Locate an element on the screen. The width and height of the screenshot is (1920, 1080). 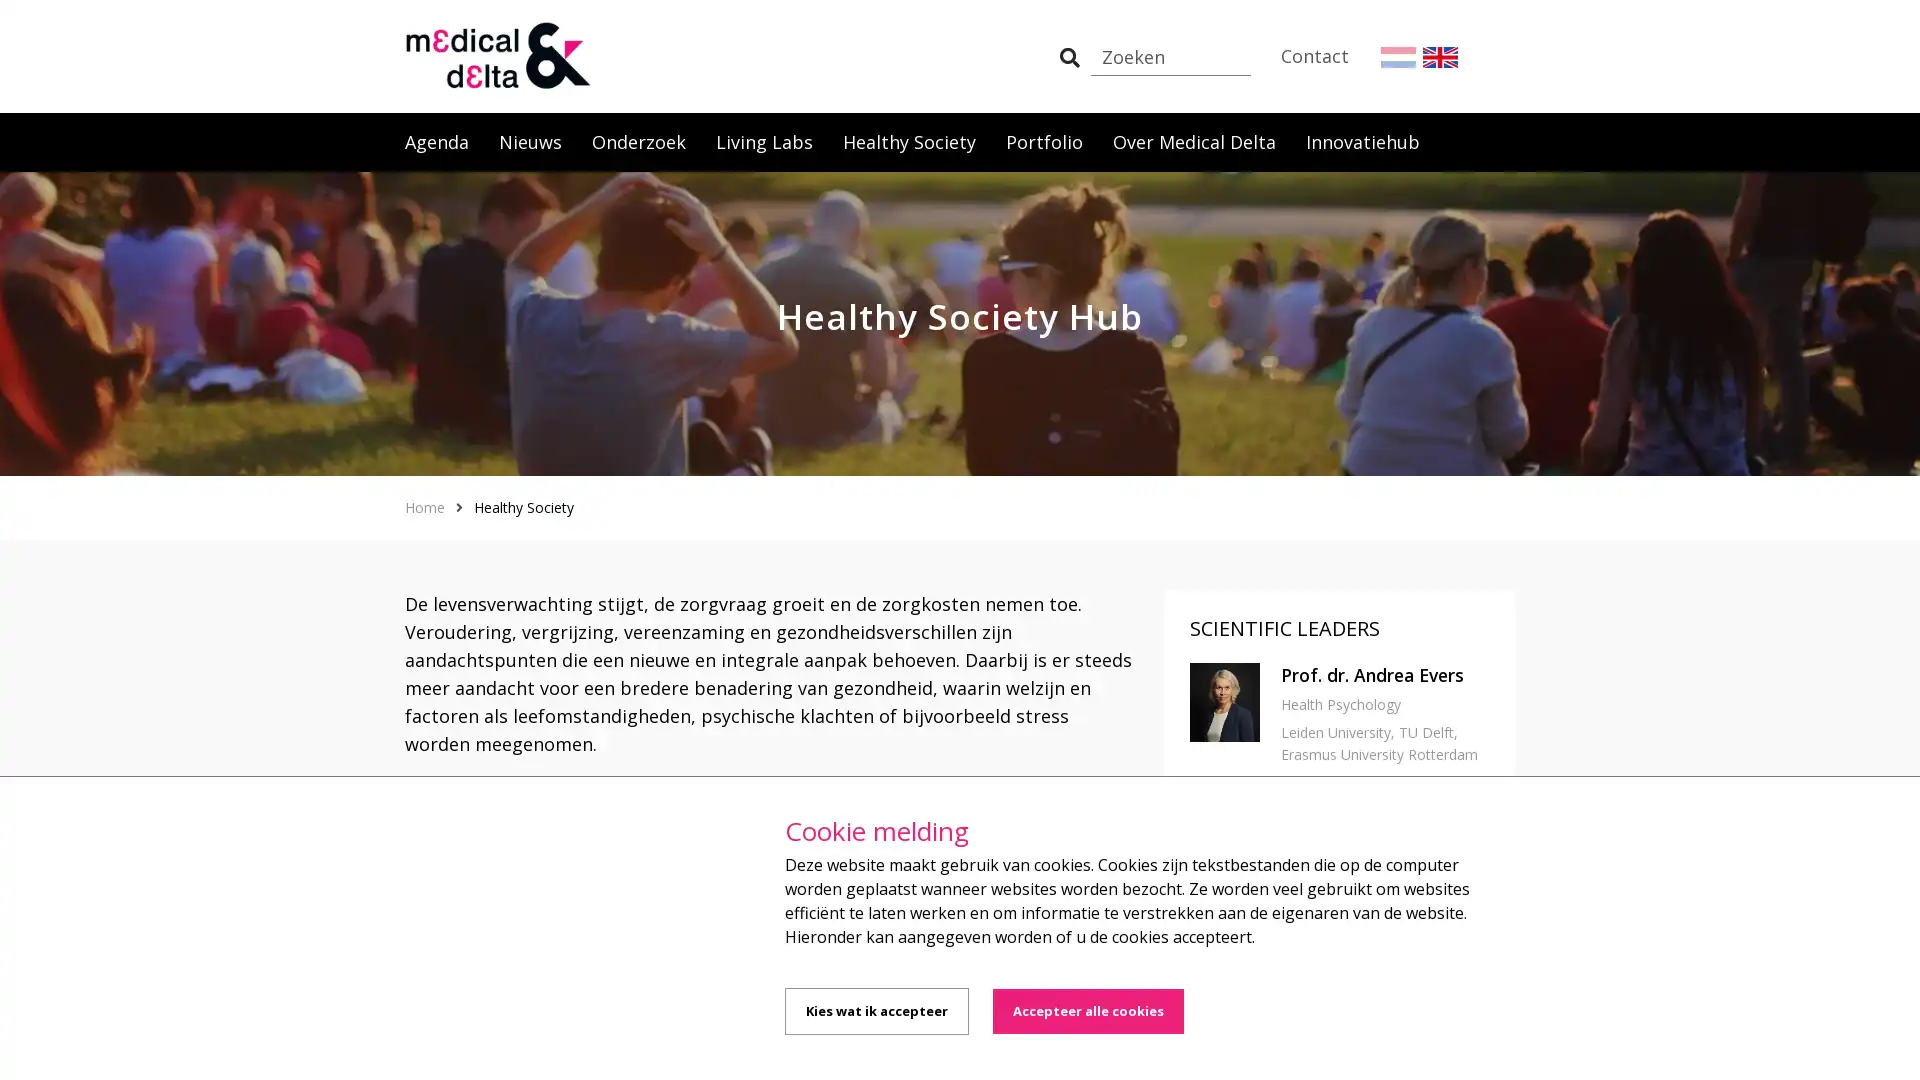
Accepteer alle cookies is located at coordinates (1087, 1011).